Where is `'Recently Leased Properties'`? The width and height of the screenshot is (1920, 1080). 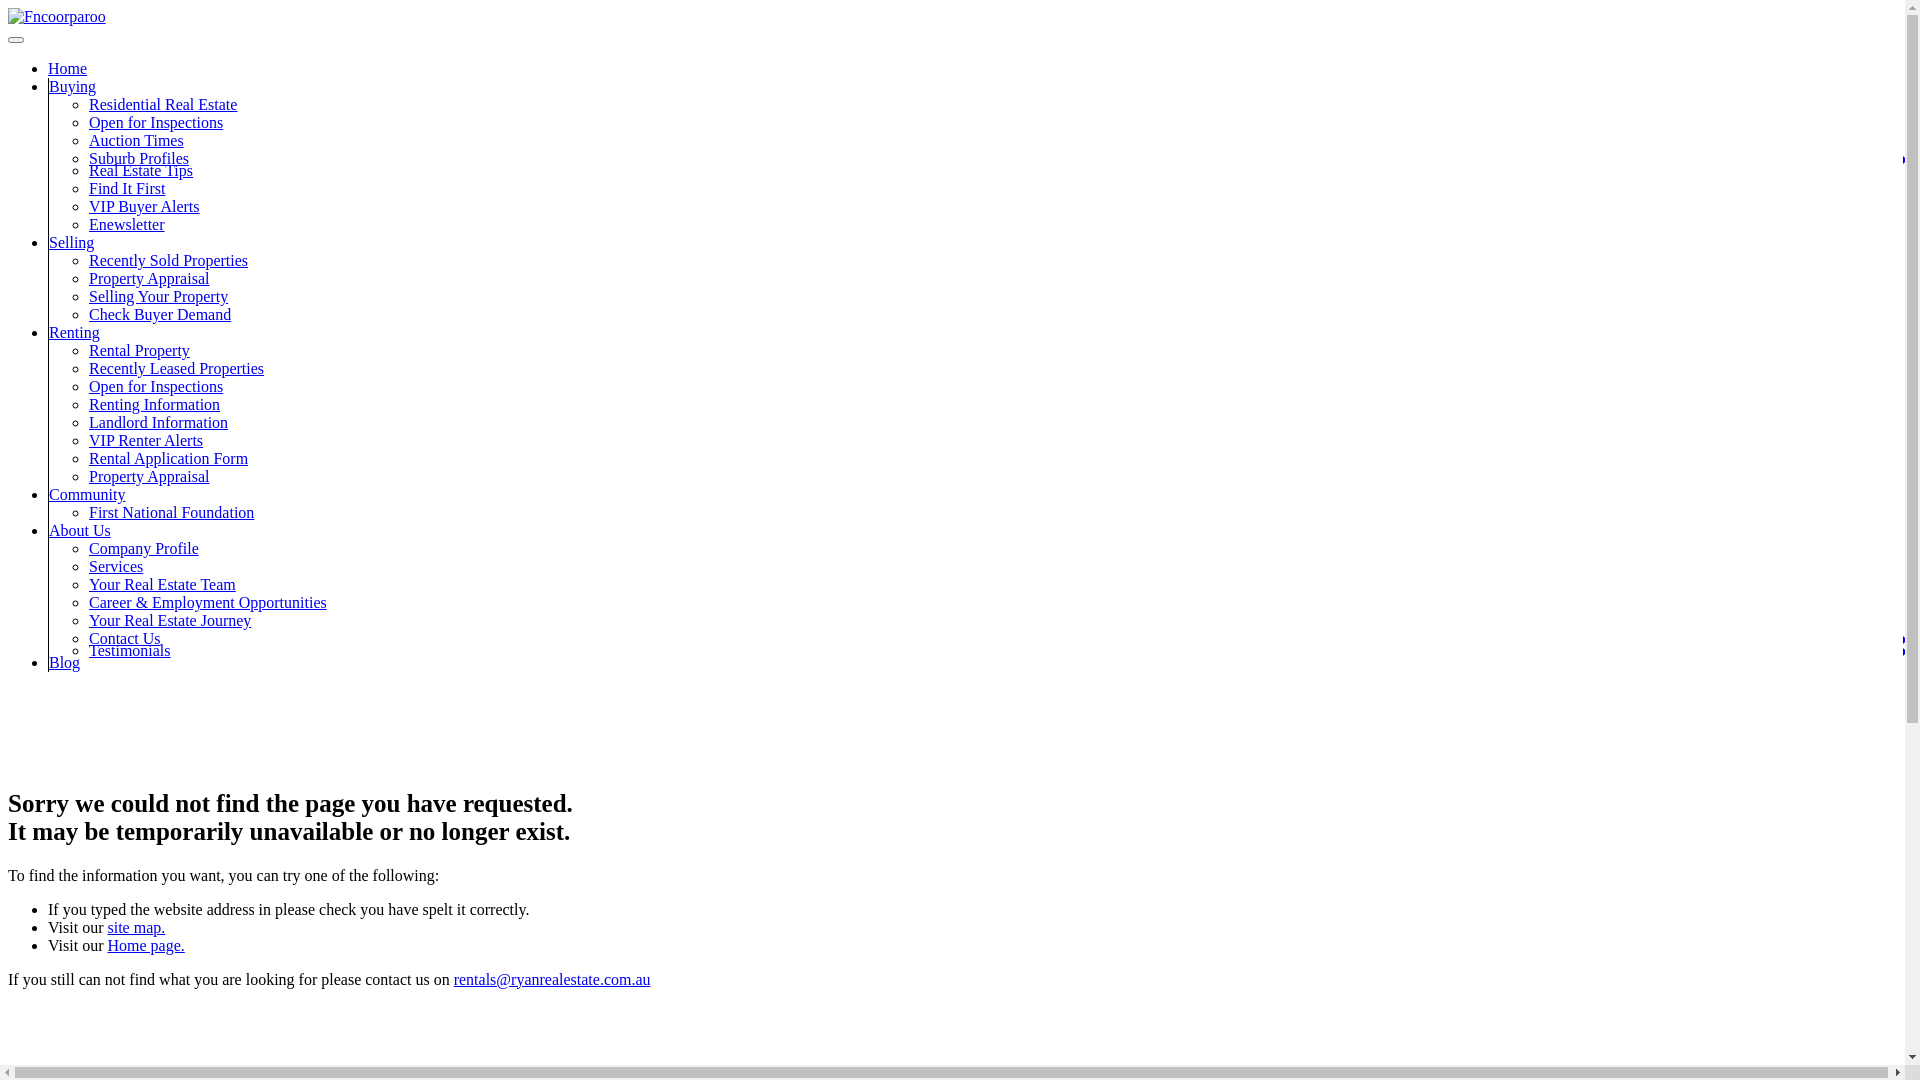 'Recently Leased Properties' is located at coordinates (176, 368).